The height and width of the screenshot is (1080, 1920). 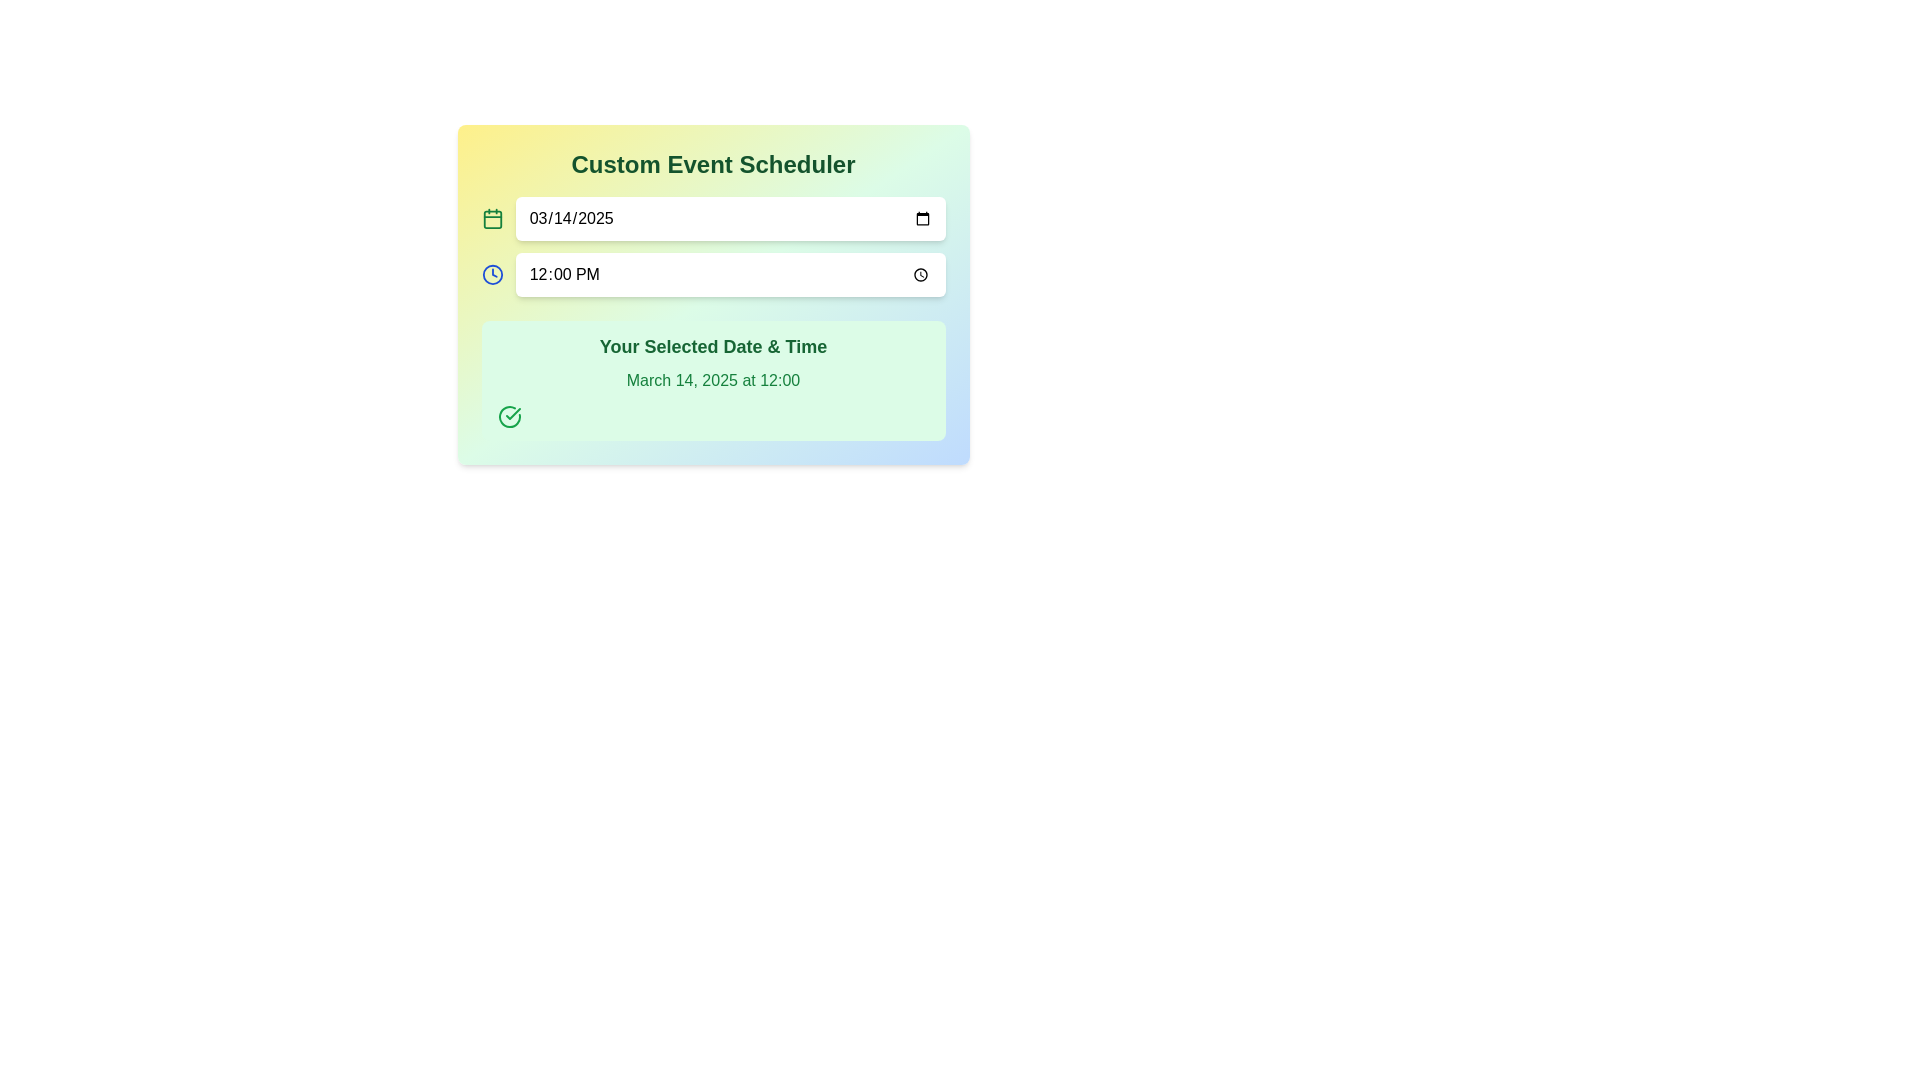 I want to click on the label displaying the selected date and time for the scheduled event, which is located below the 'Your Selected Date & Time' section and is centered horizontally in this section with a green font, so click(x=713, y=381).